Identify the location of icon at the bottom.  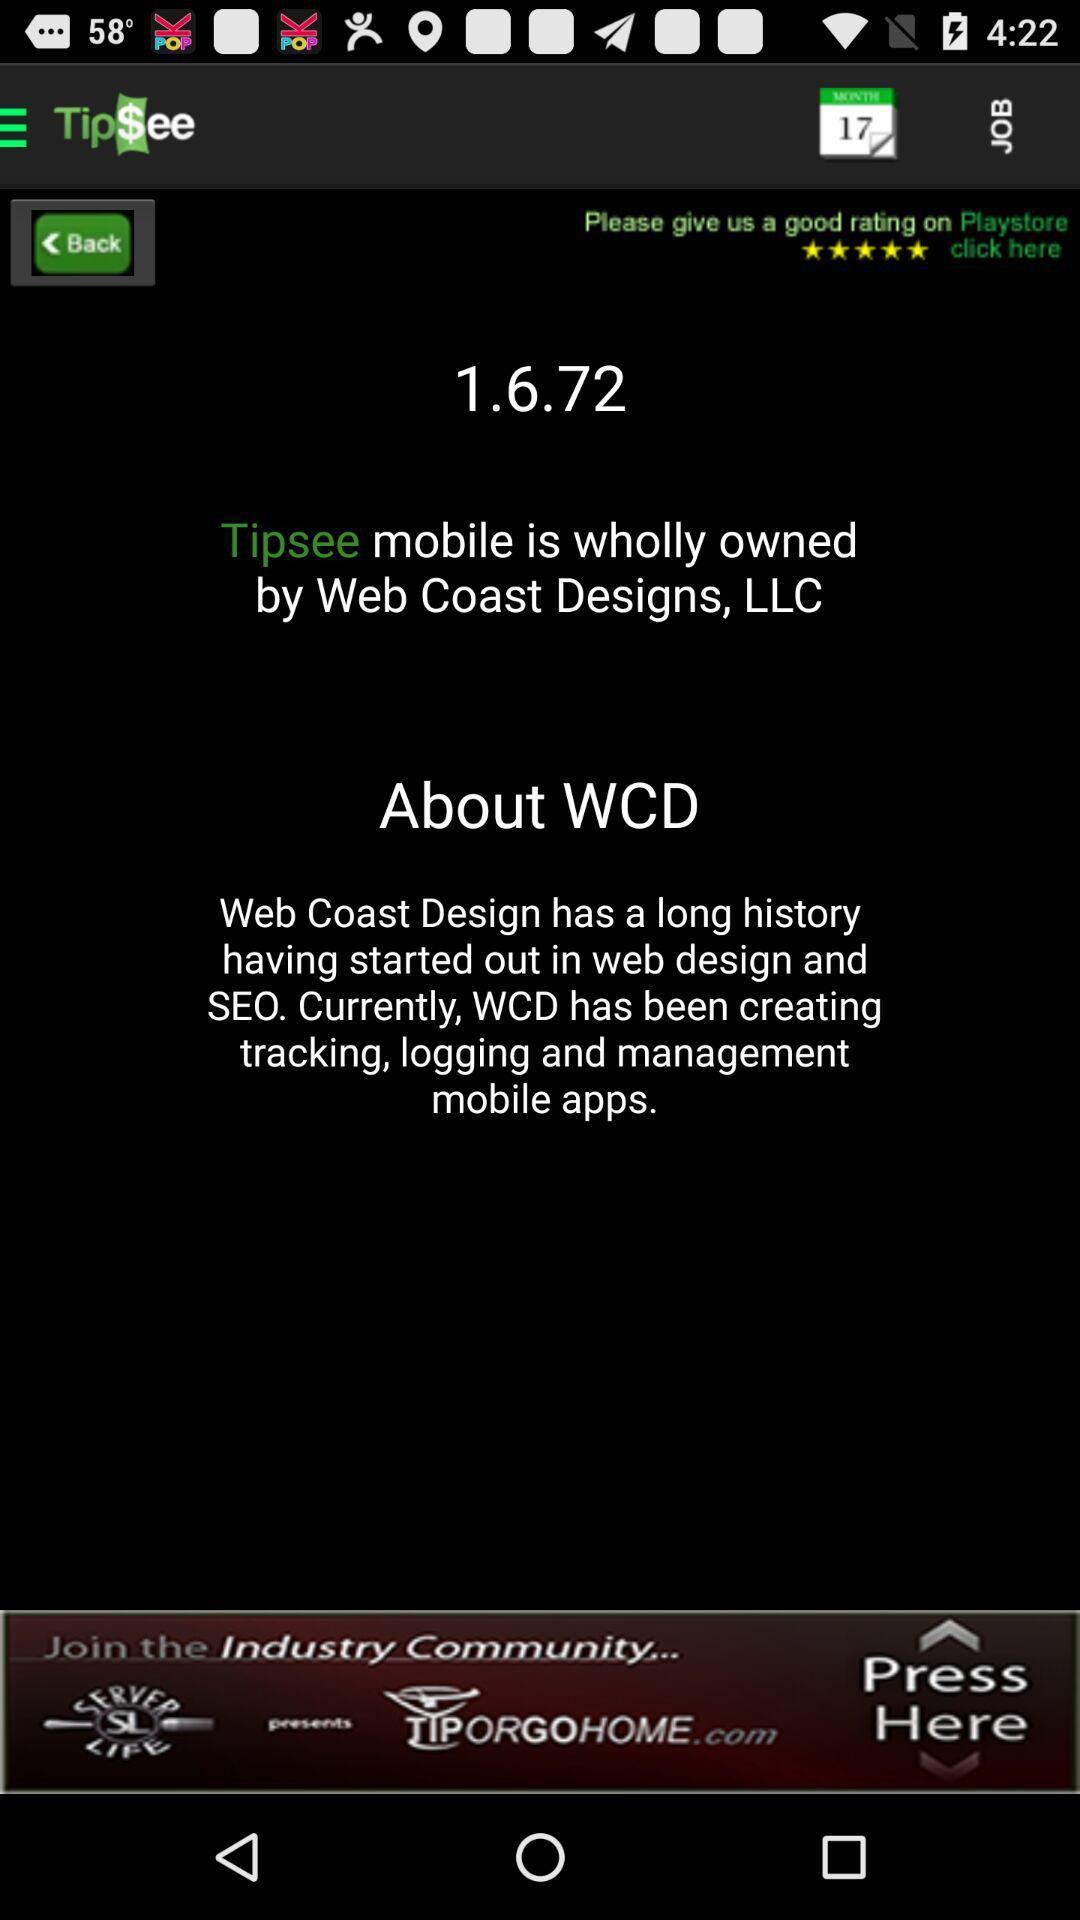
(540, 1701).